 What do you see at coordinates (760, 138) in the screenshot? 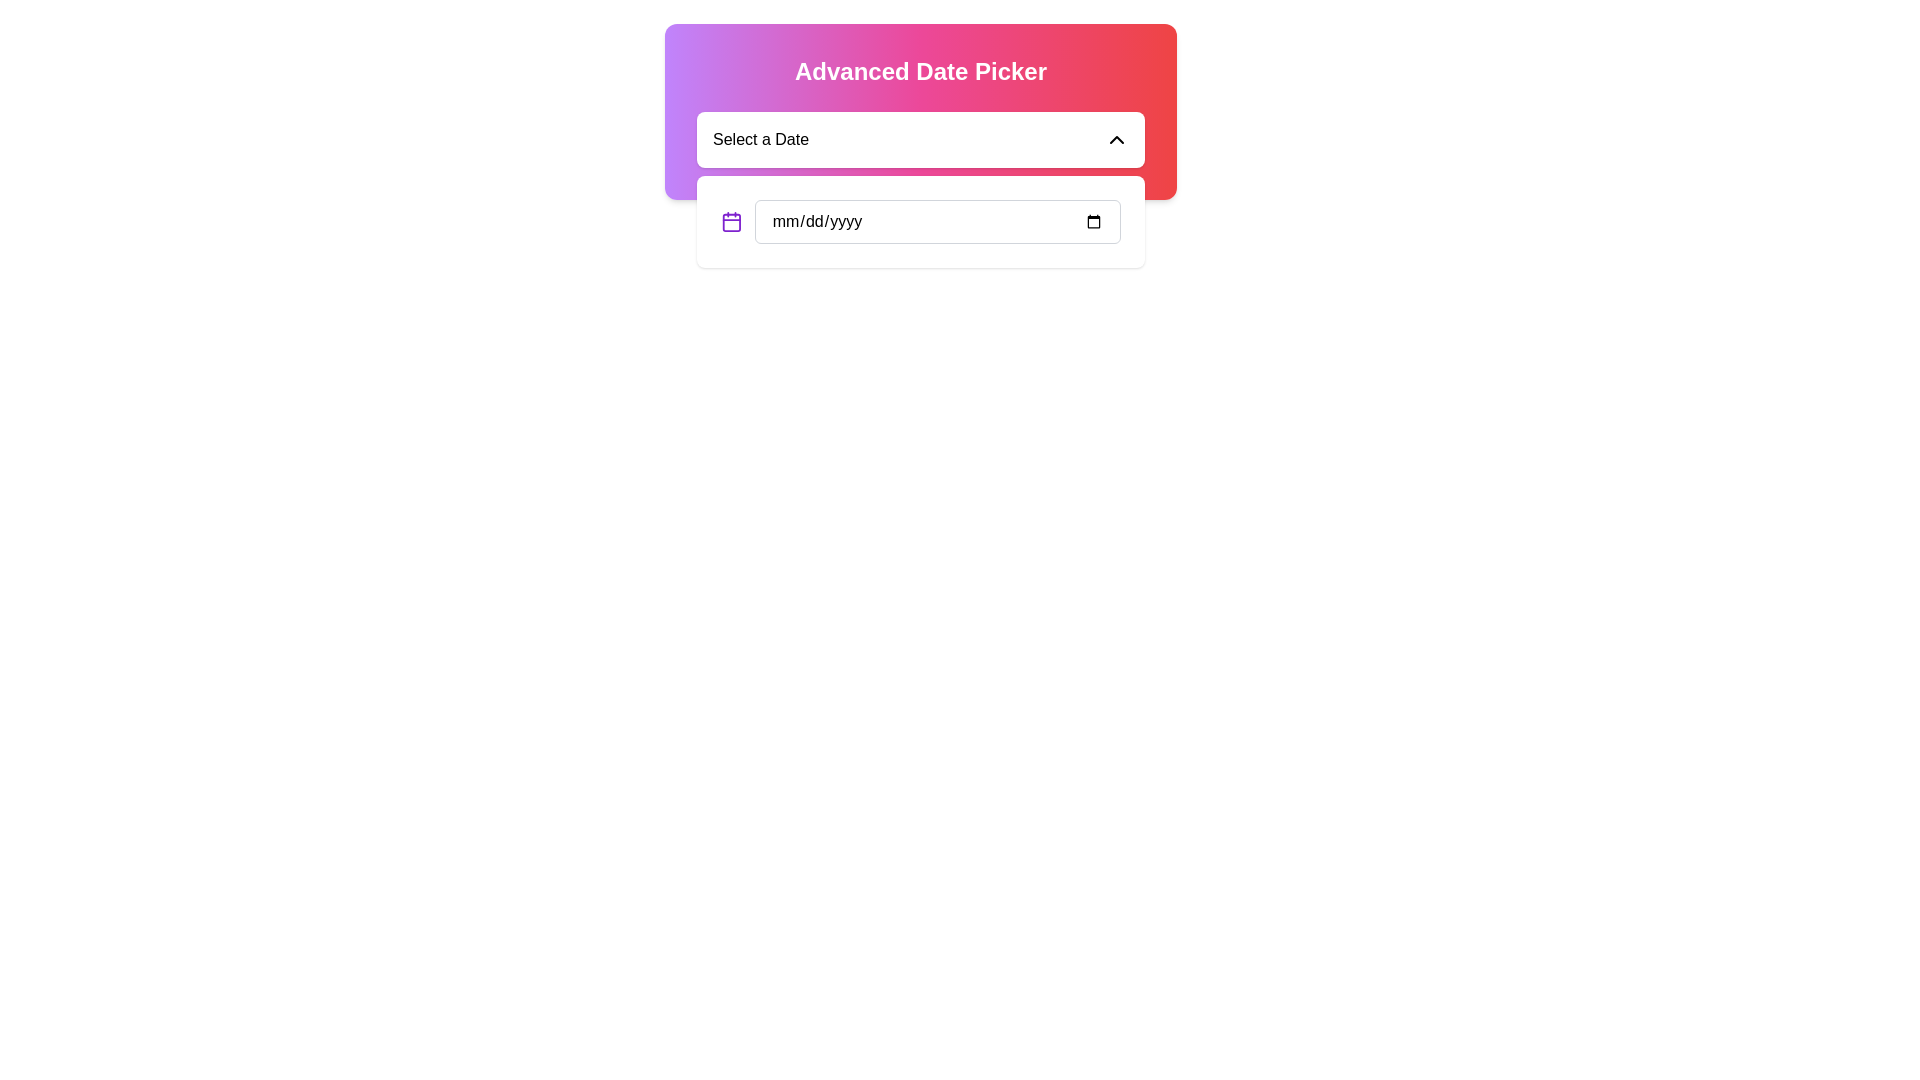
I see `the 'Select a Date' label element, which is a text string in black font inside a white, rounded rectangular box located below the 'Advanced Date Picker' title` at bounding box center [760, 138].